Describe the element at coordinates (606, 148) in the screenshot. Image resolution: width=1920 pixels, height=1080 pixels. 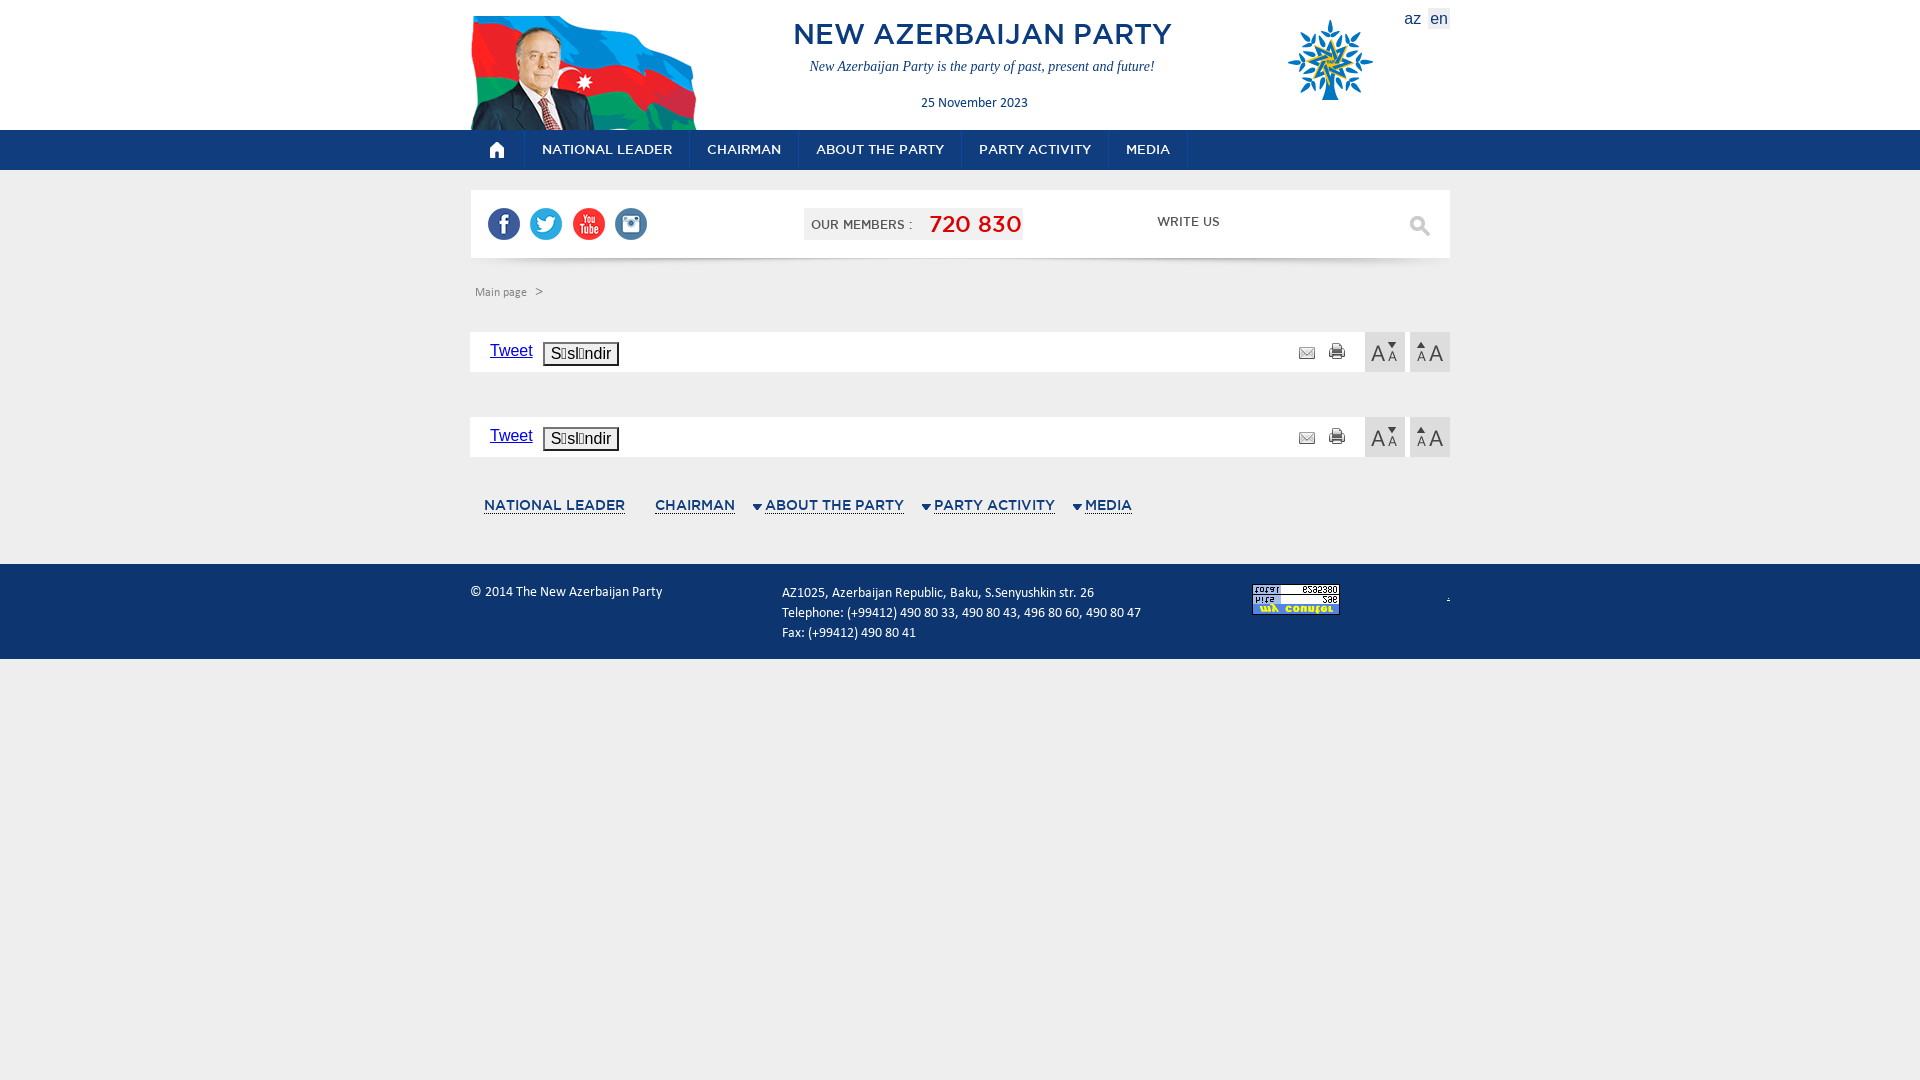
I see `'NATIONAL LEADER'` at that location.